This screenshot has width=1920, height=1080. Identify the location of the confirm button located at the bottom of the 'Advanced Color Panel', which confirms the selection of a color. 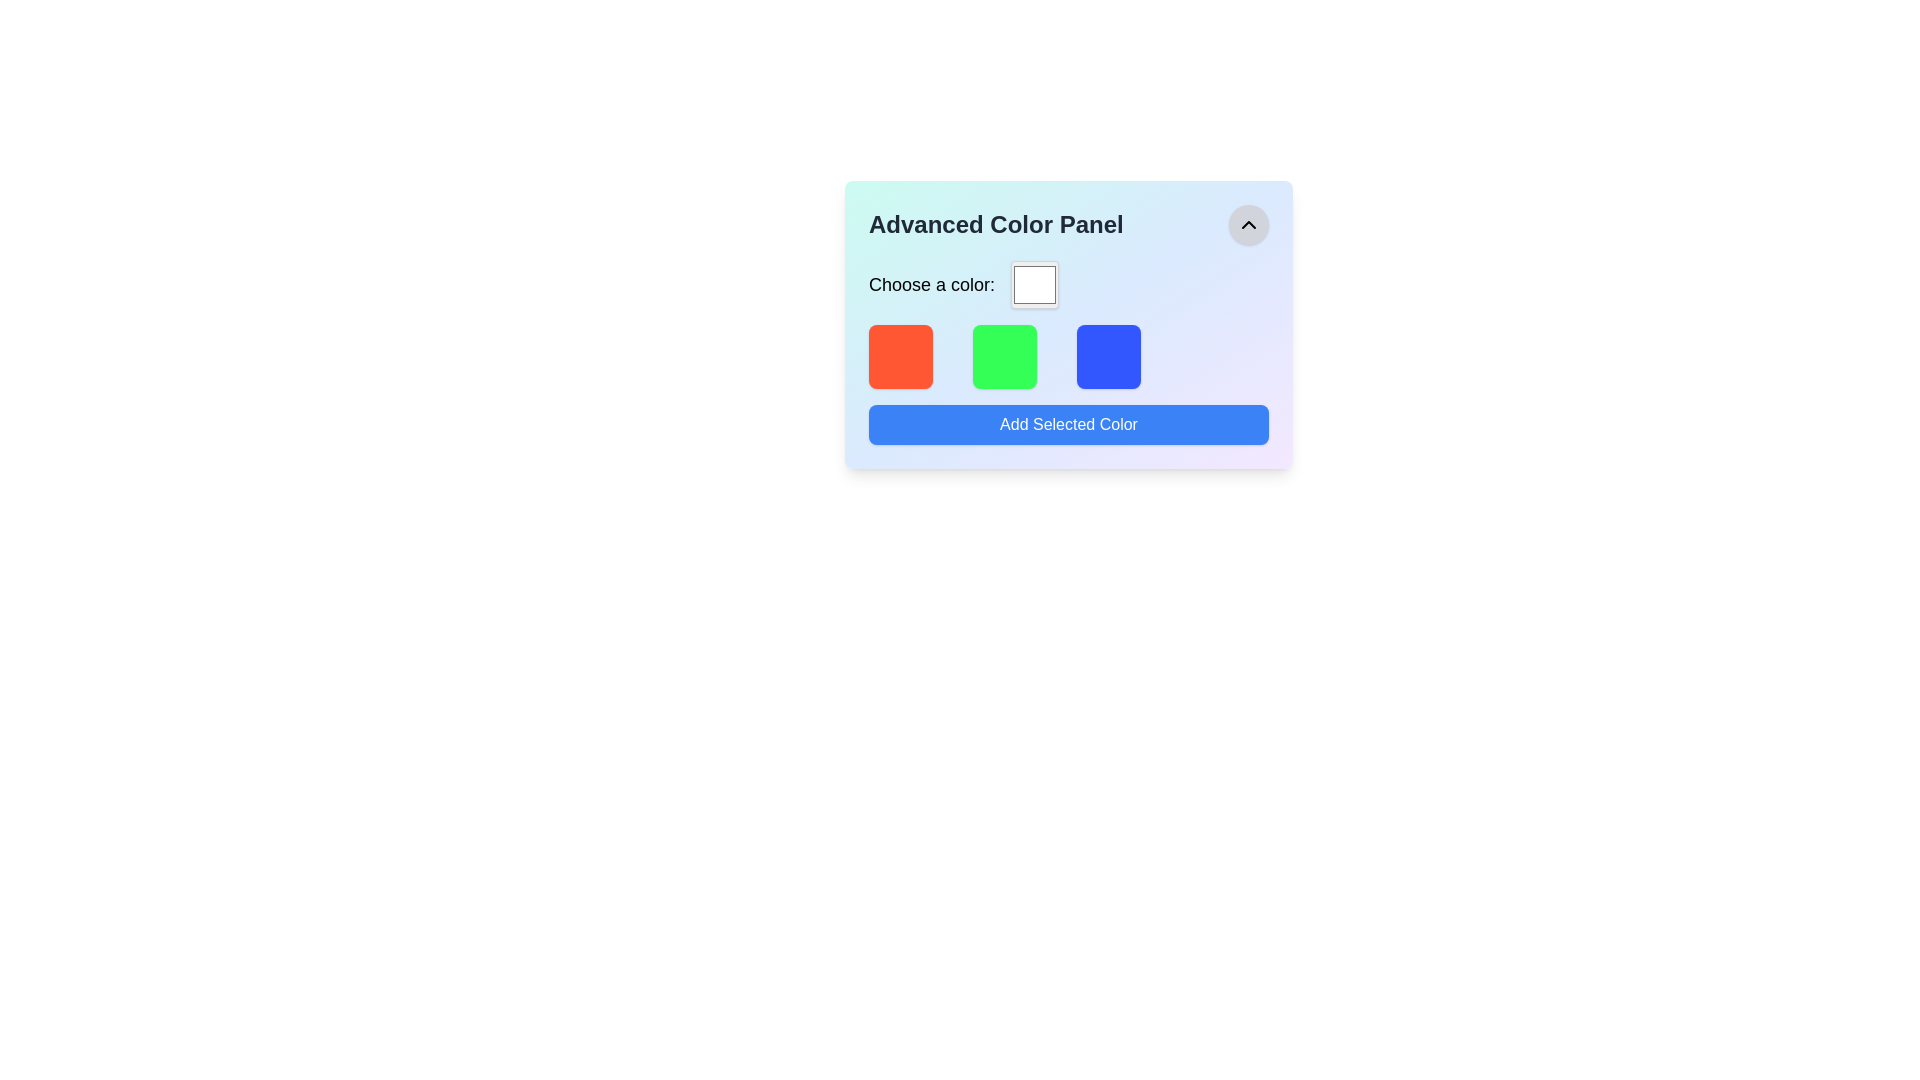
(1068, 423).